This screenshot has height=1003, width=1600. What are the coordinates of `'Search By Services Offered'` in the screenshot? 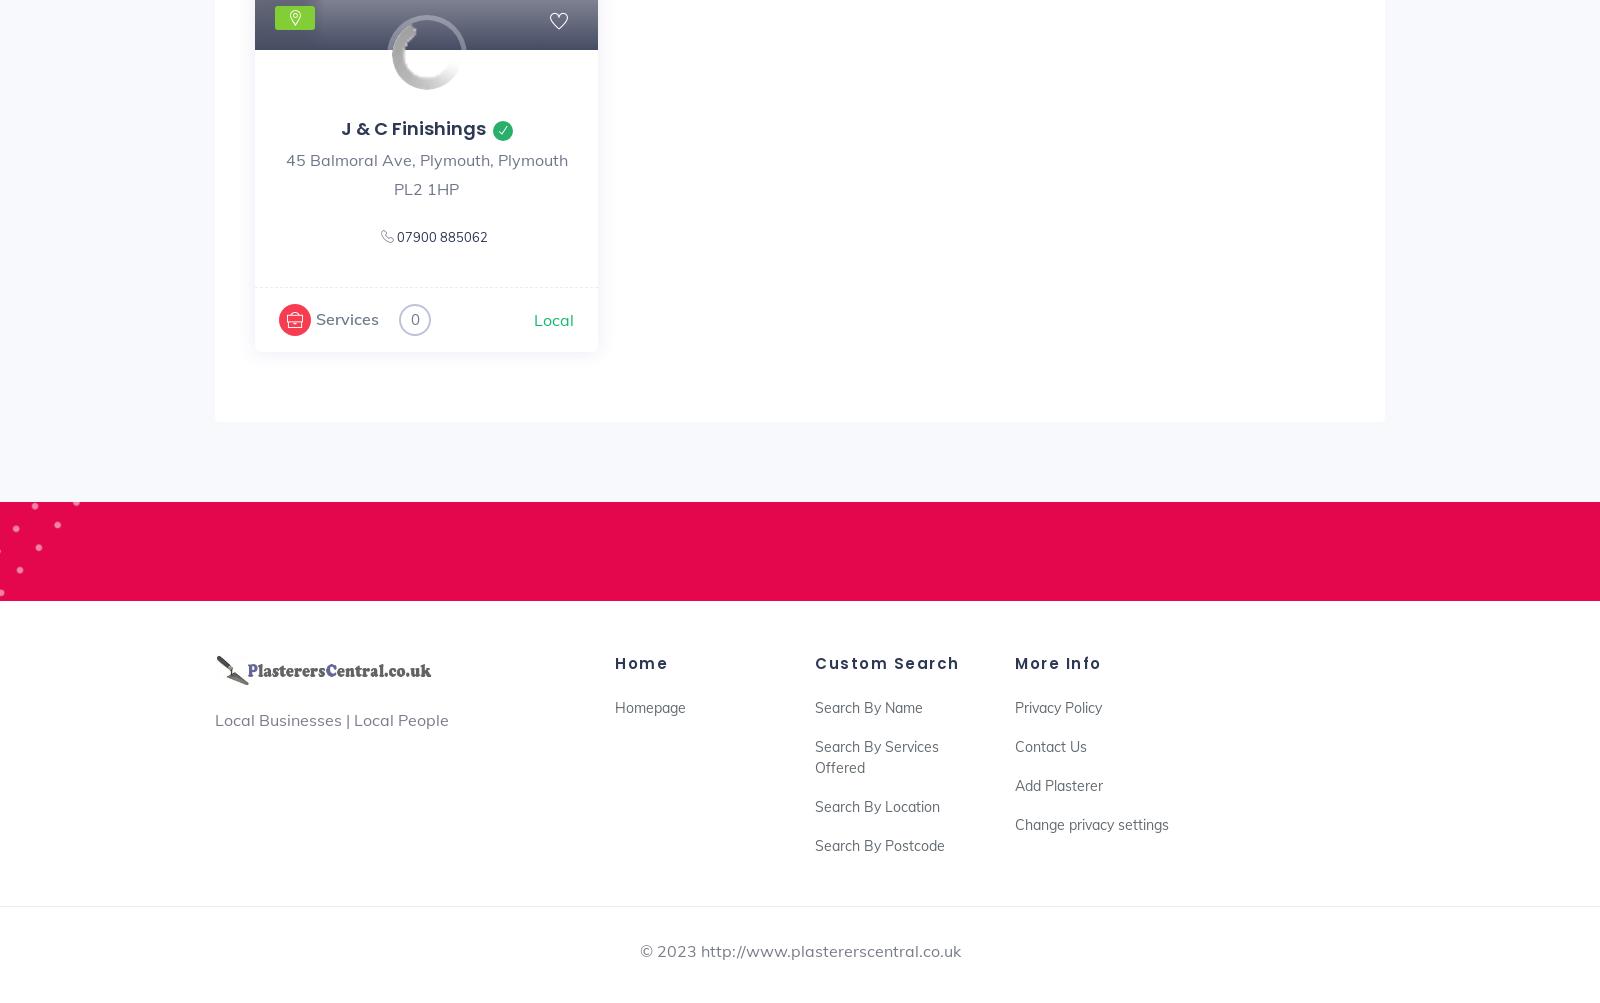 It's located at (875, 756).